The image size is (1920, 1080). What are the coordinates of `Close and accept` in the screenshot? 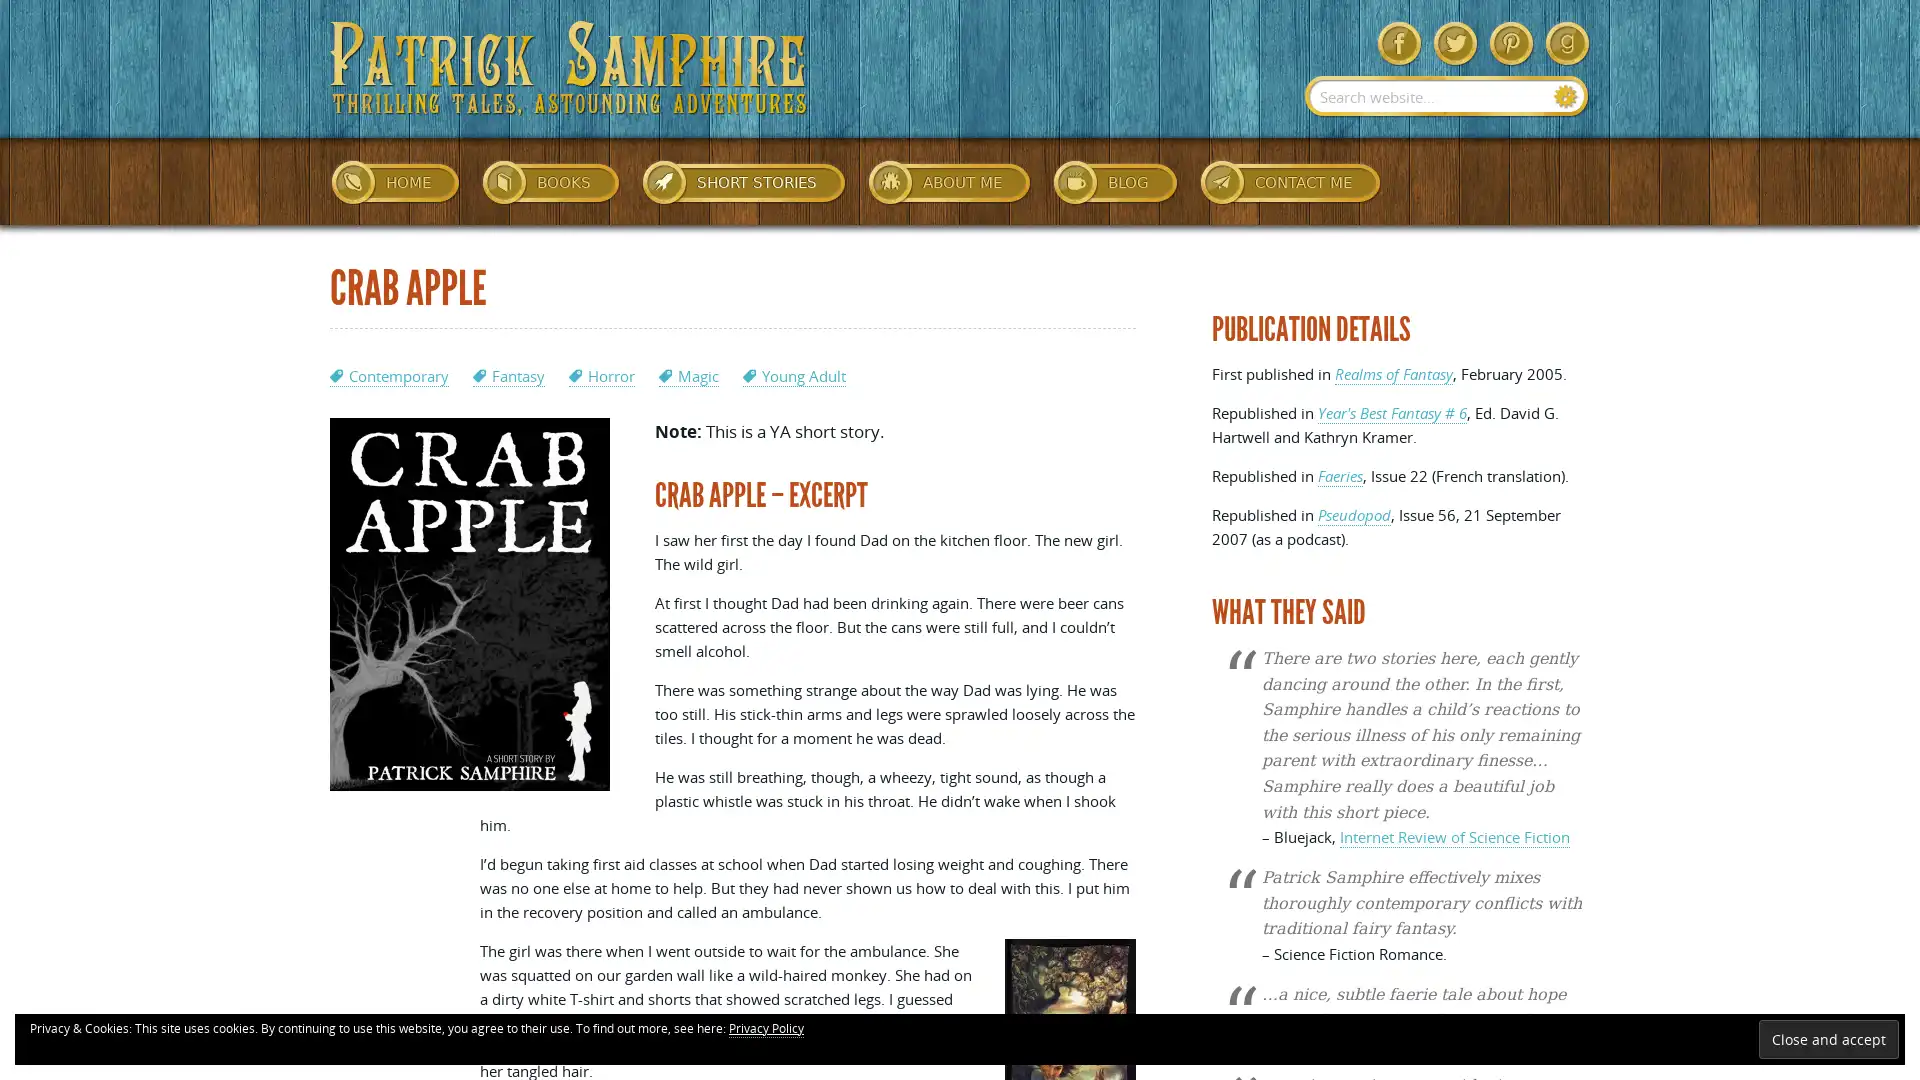 It's located at (1828, 1038).